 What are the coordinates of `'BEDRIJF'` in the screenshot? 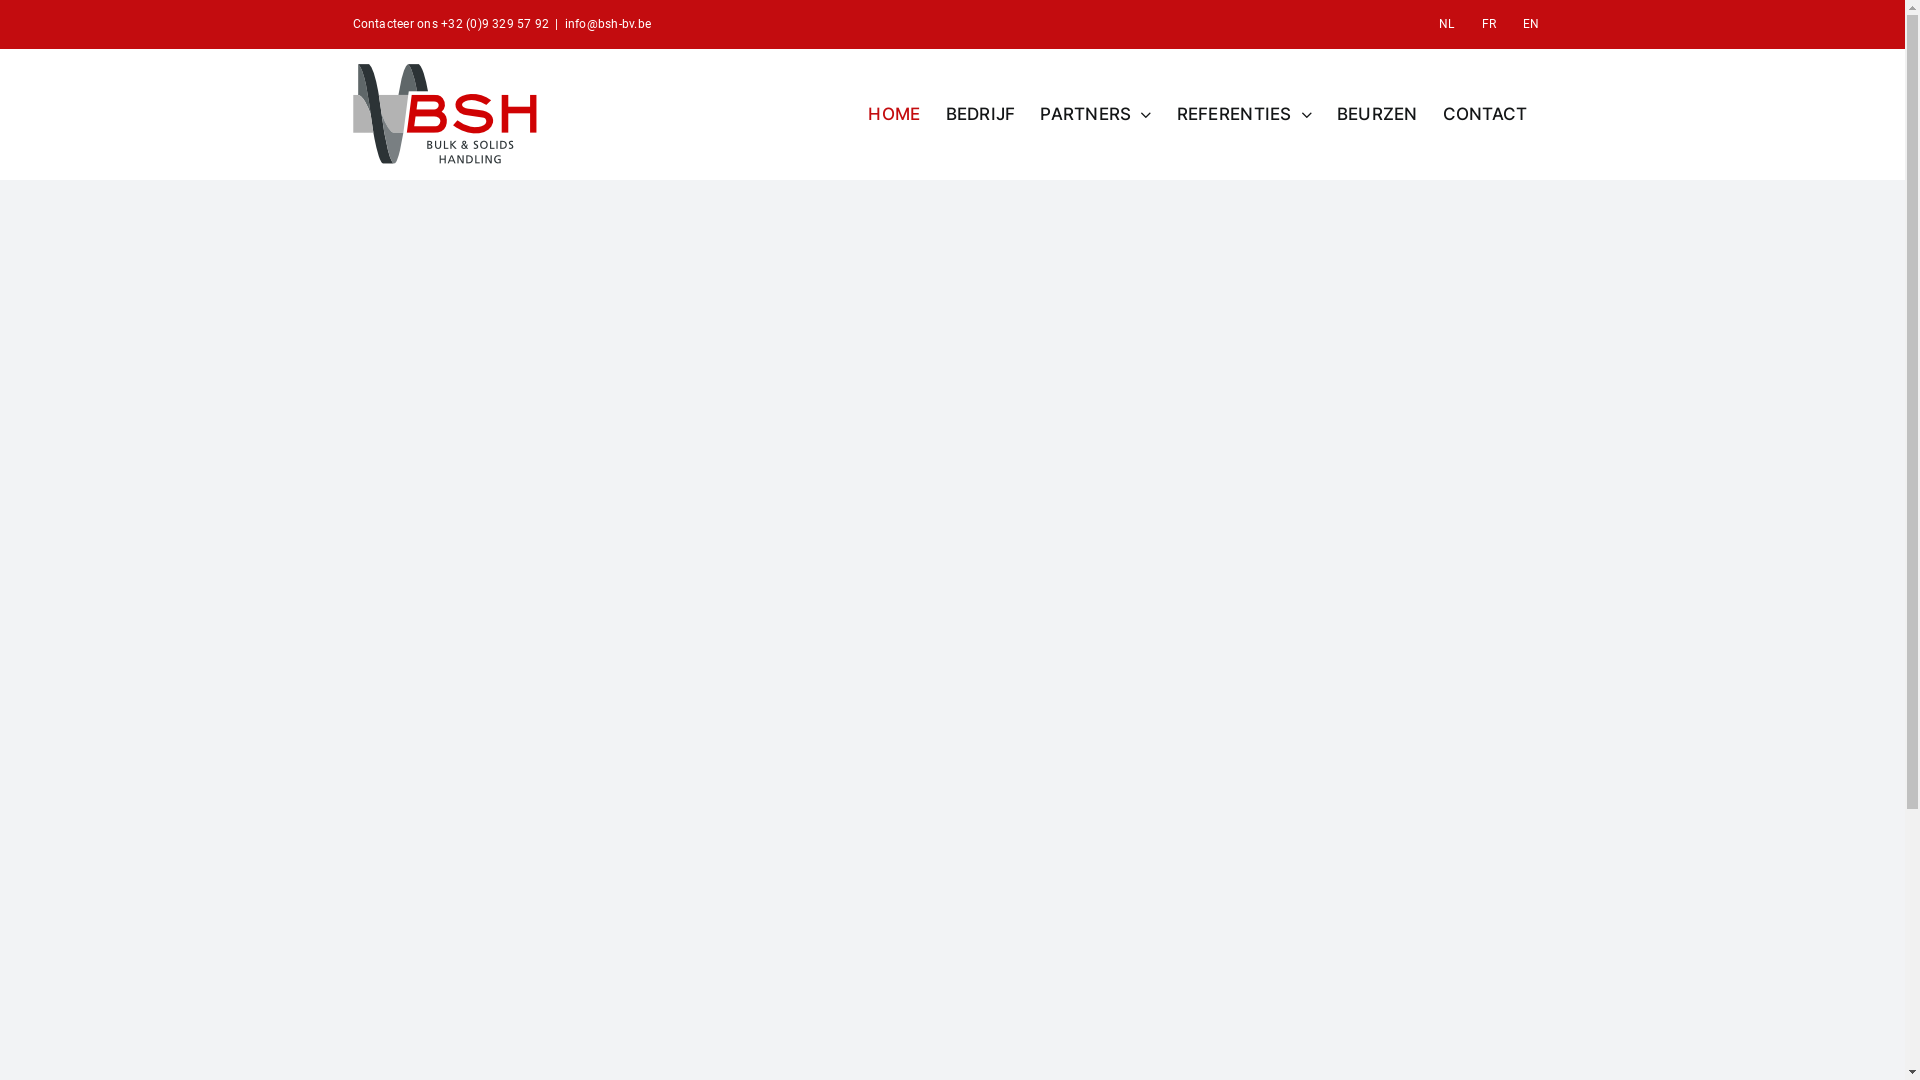 It's located at (980, 114).